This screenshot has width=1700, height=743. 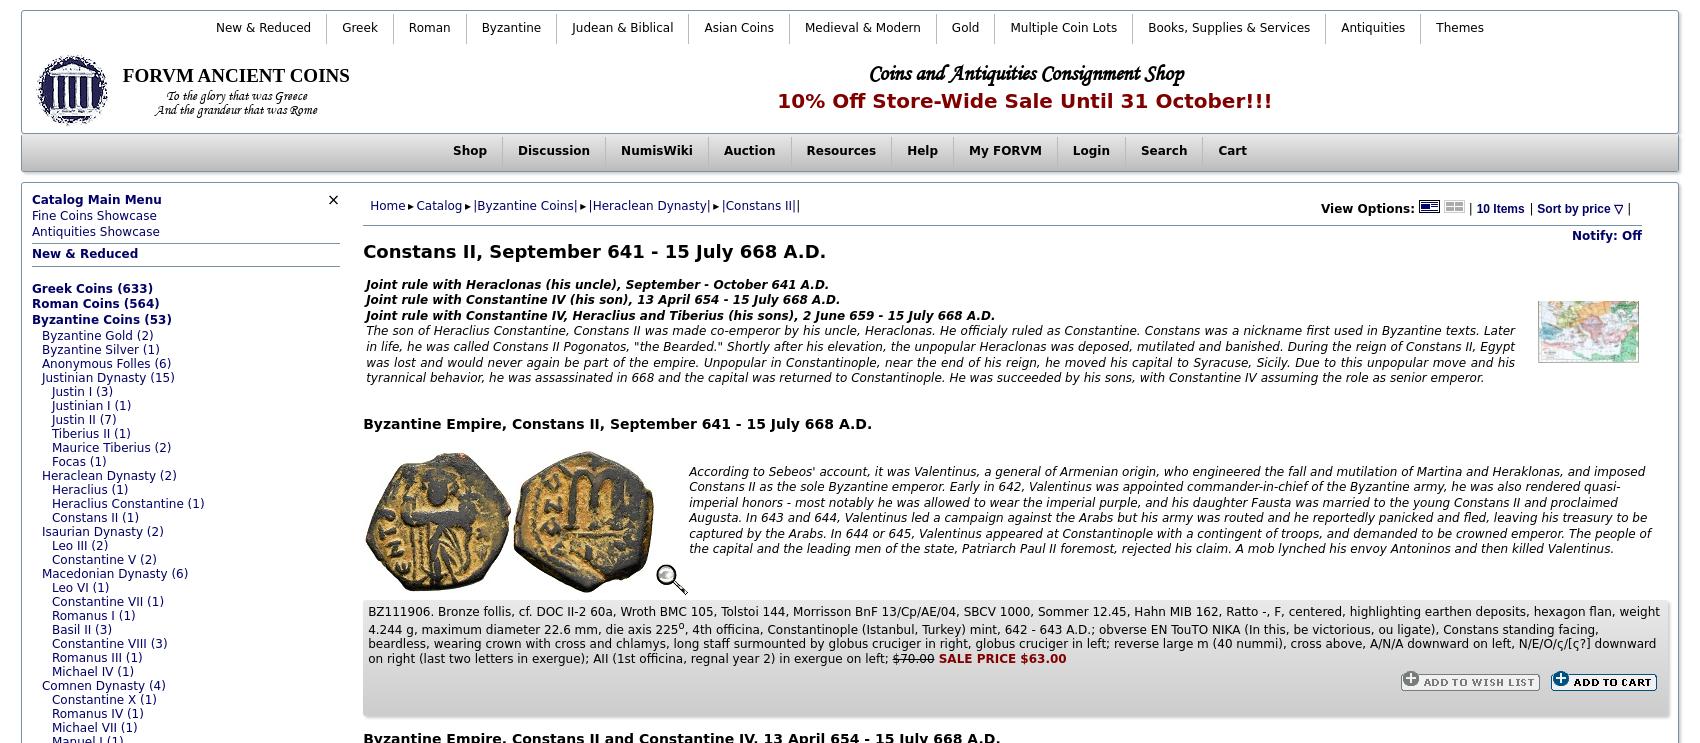 What do you see at coordinates (89, 487) in the screenshot?
I see `'Heraclius (1)'` at bounding box center [89, 487].